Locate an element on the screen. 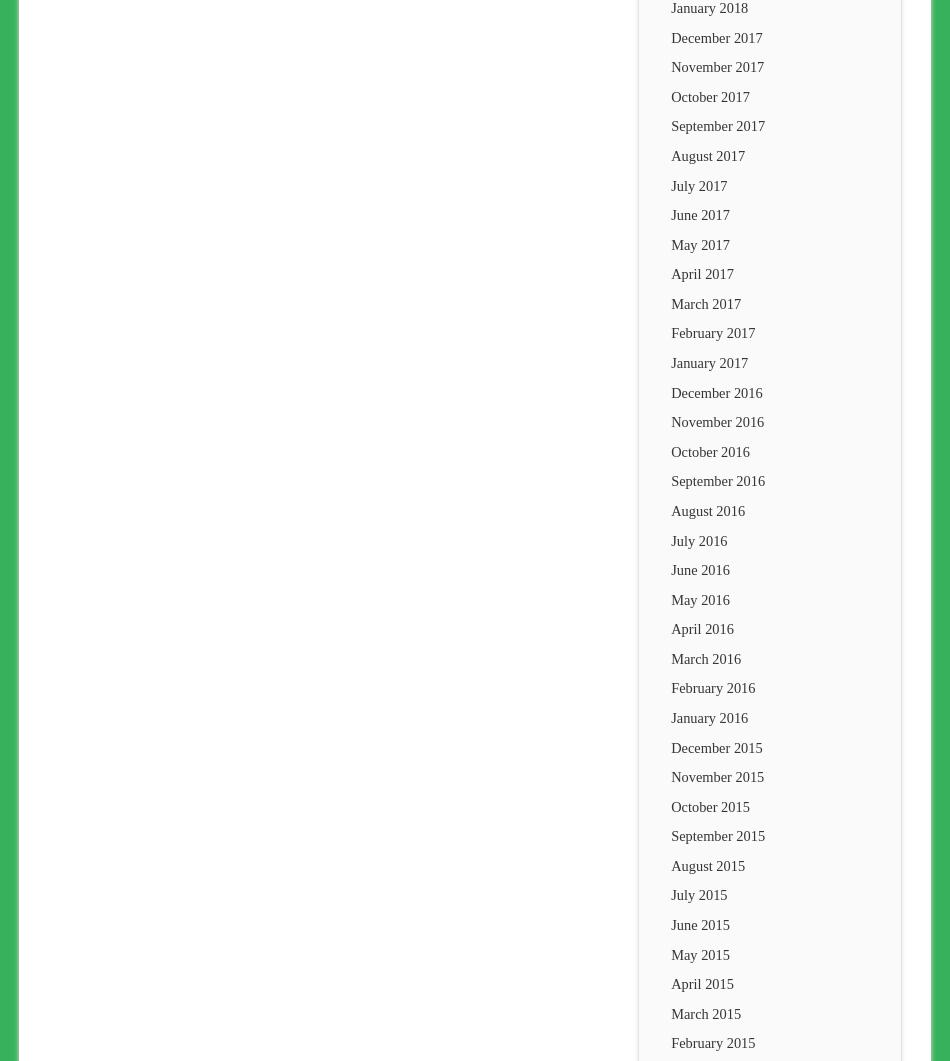  'March 2017' is located at coordinates (706, 302).